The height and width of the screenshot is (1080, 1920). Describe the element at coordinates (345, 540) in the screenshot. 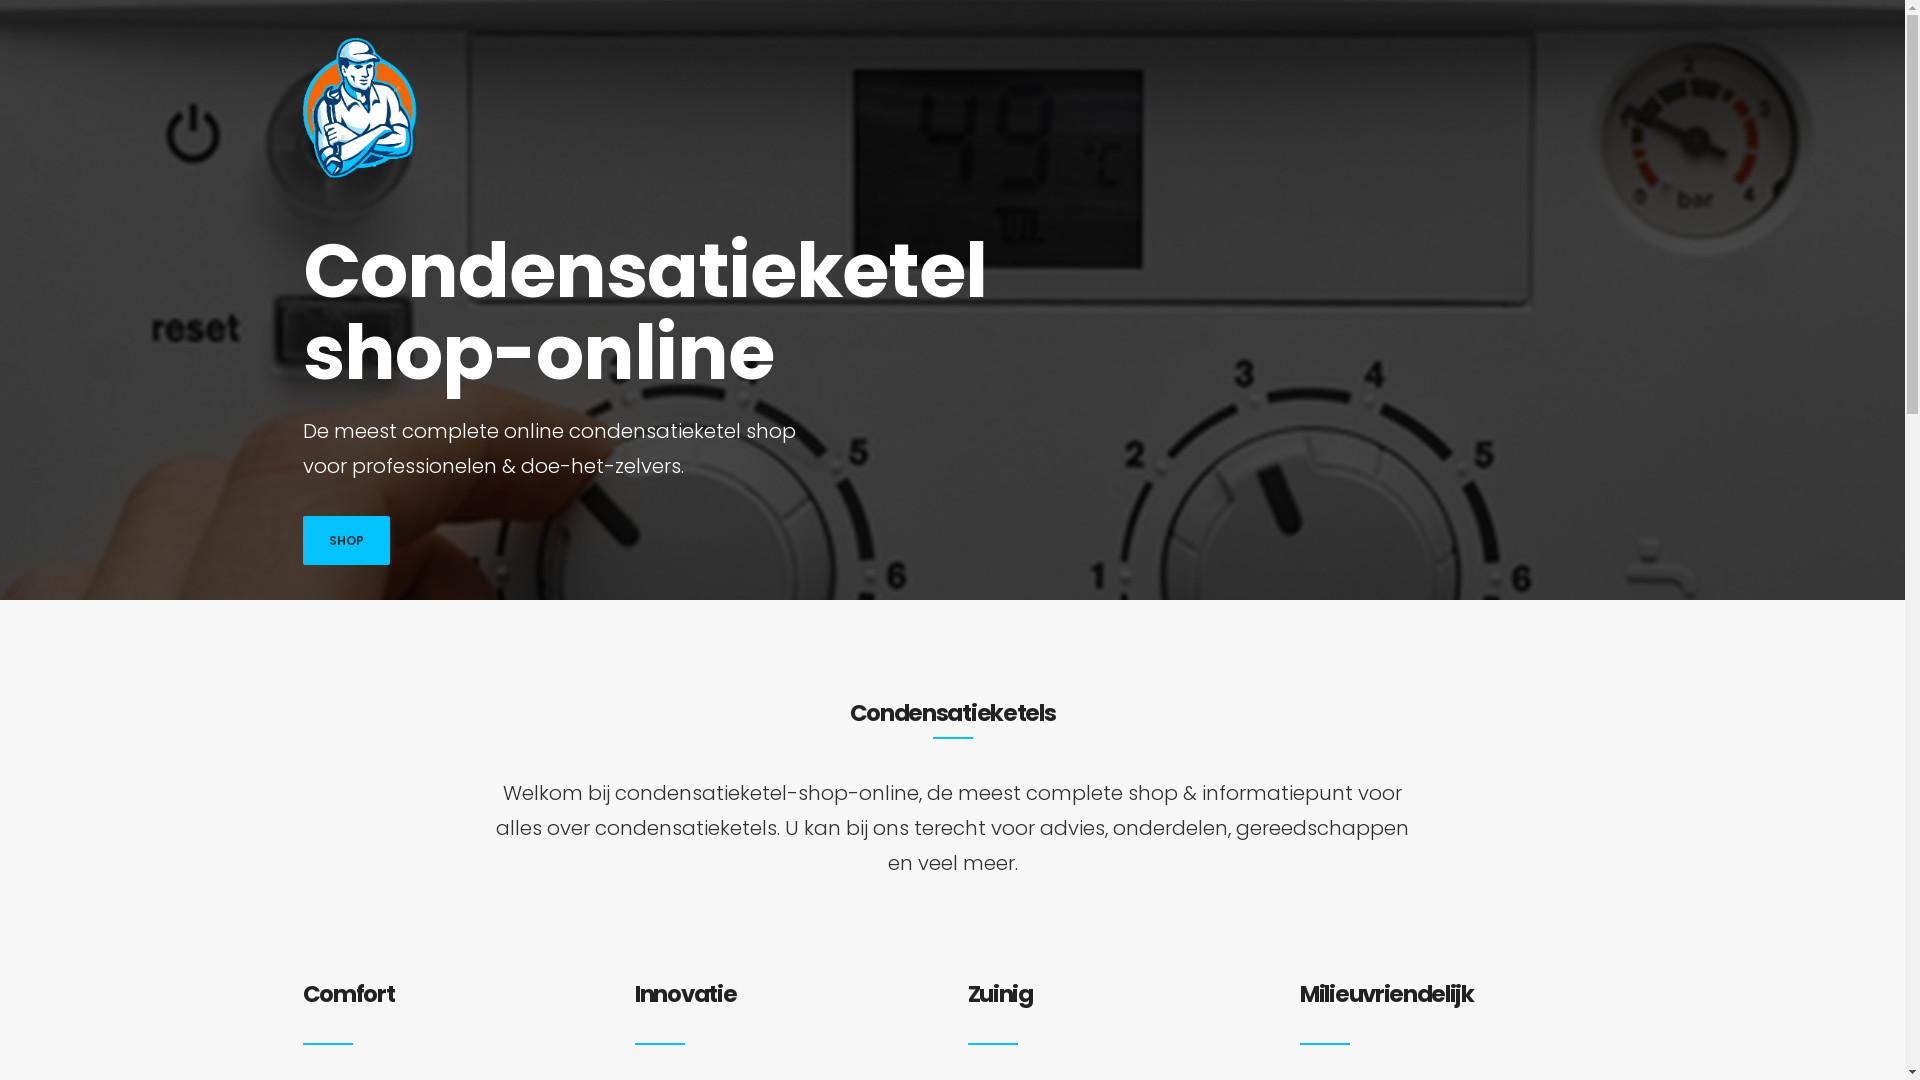

I see `'SHOP'` at that location.